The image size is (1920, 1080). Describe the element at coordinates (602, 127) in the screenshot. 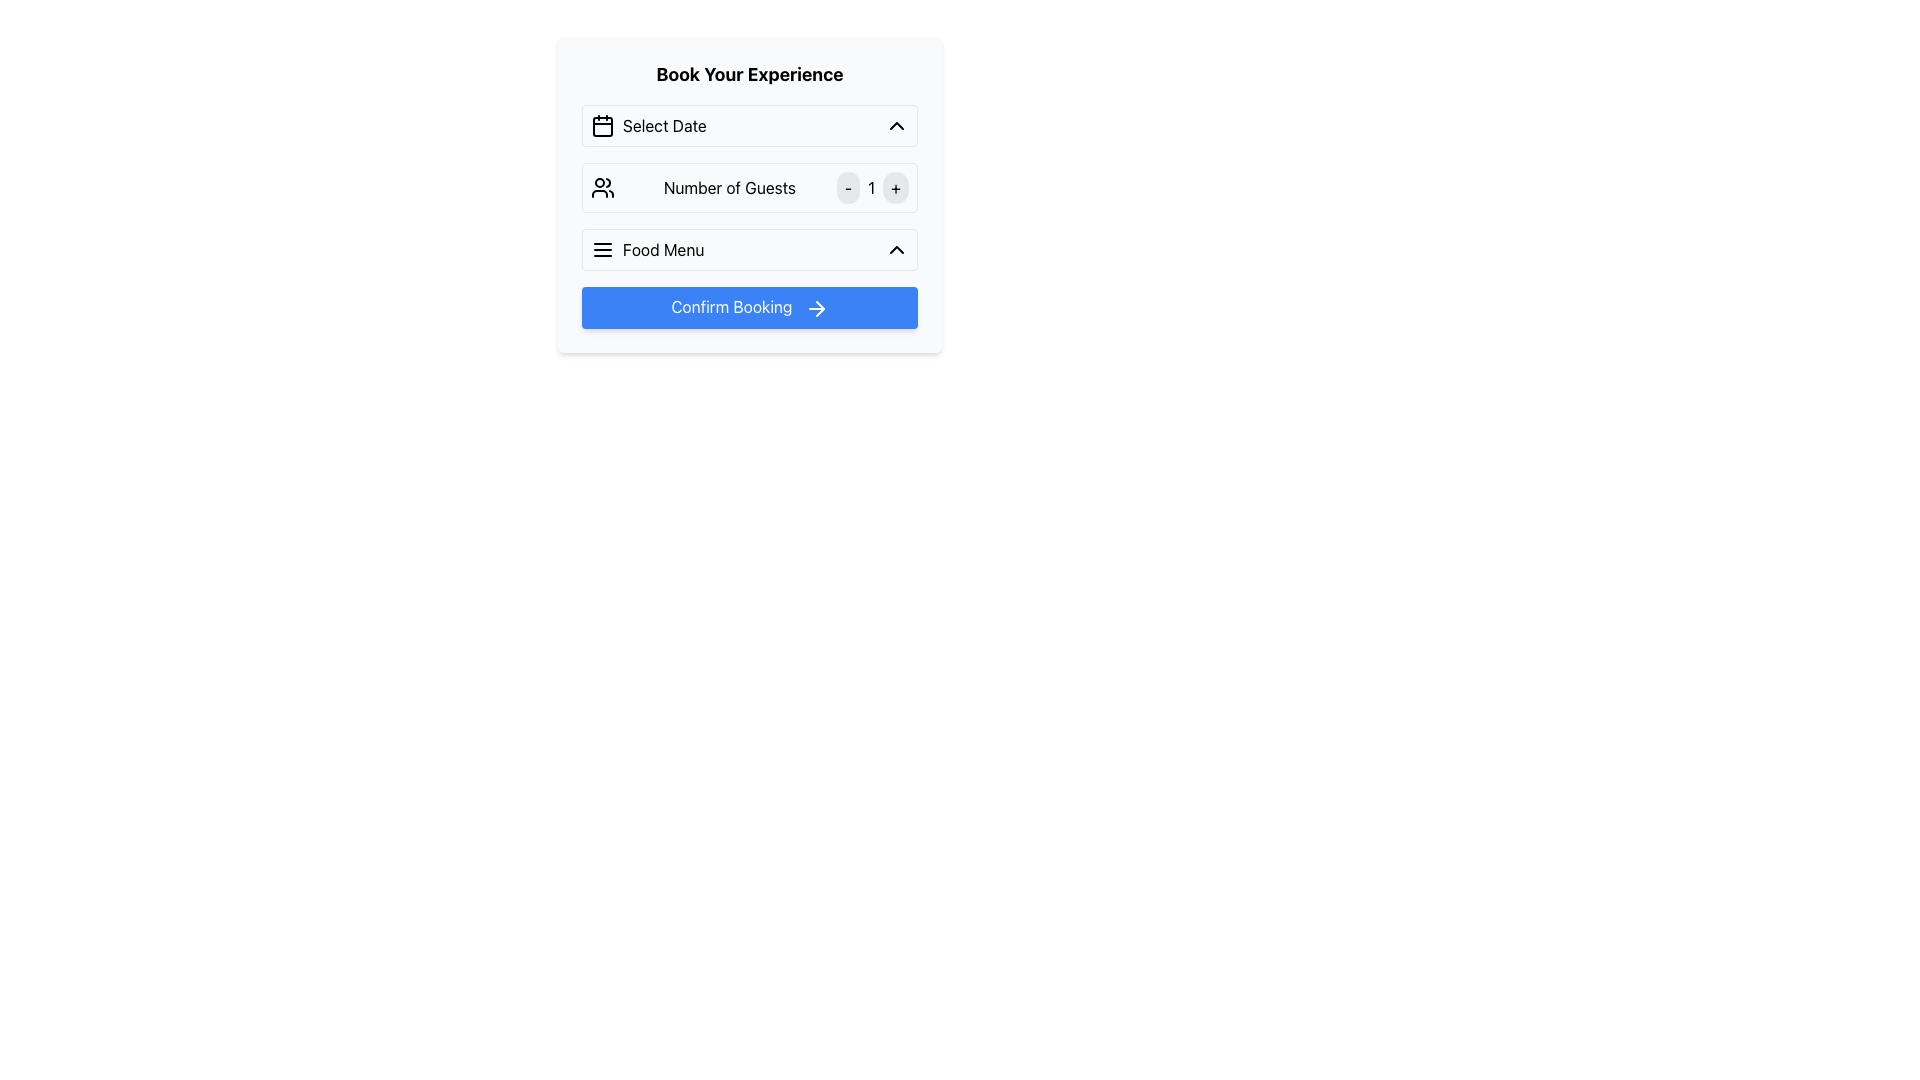

I see `the rectangular decorative graphic element that is part of the calendar icon in the booking form, positioned to the left of the 'Select Date' label` at that location.